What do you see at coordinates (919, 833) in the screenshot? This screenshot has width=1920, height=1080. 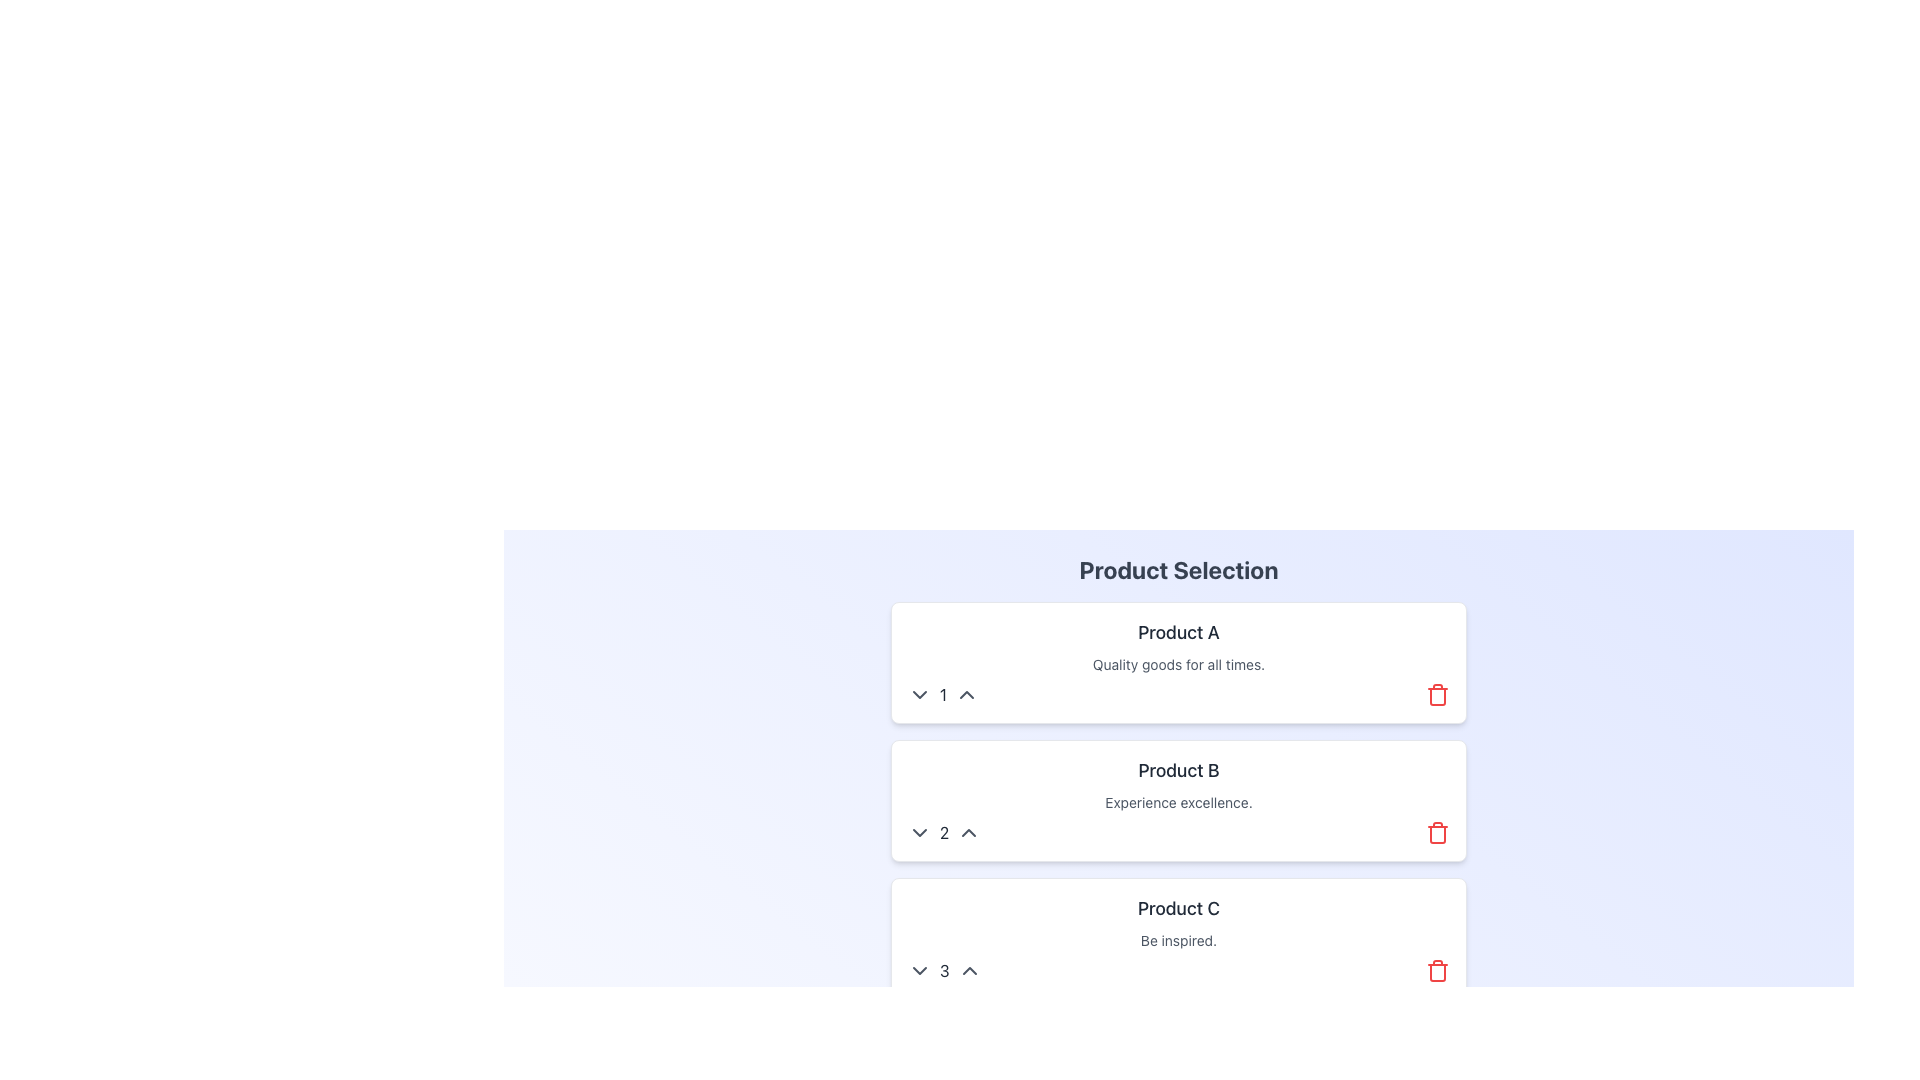 I see `the downward-pointing chevron icon to decrease the numerical value associated with 'Product B'` at bounding box center [919, 833].